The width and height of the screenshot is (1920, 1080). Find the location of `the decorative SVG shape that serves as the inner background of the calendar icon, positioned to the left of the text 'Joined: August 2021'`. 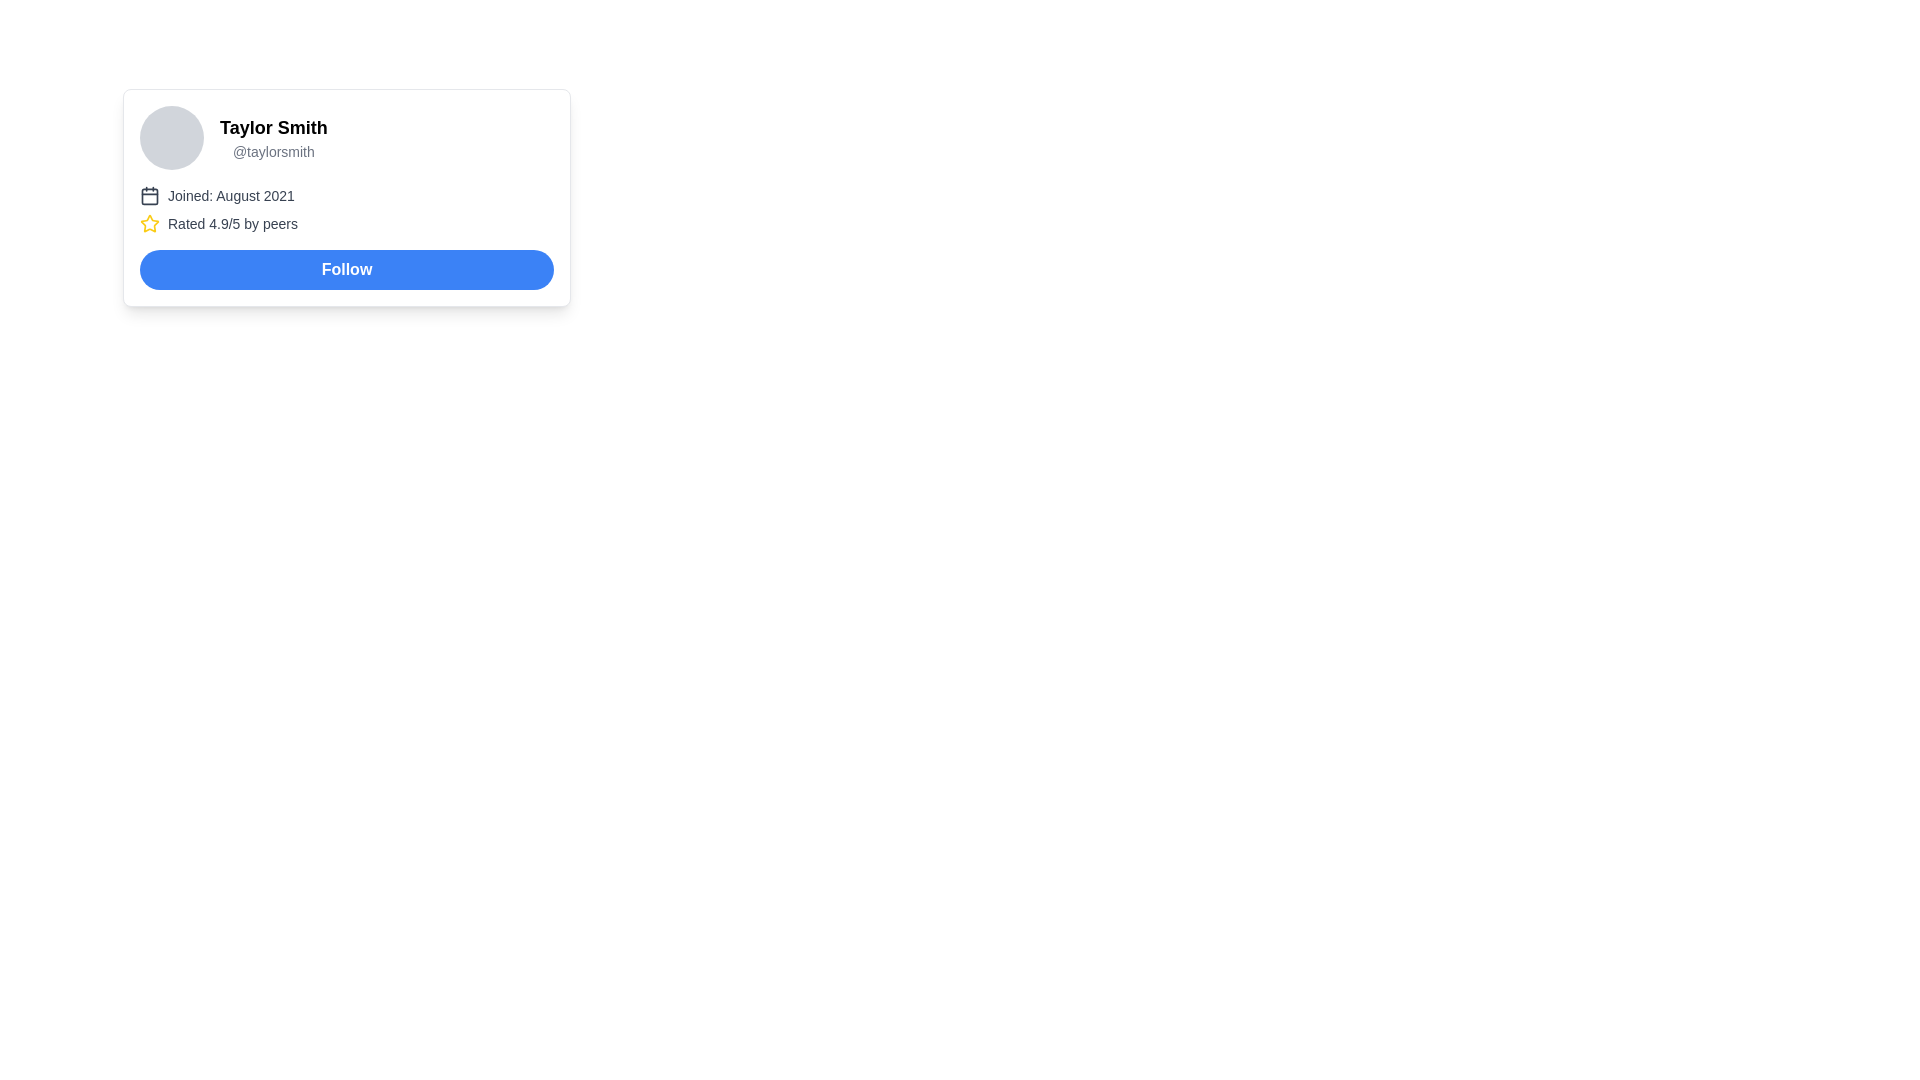

the decorative SVG shape that serves as the inner background of the calendar icon, positioned to the left of the text 'Joined: August 2021' is located at coordinates (148, 196).